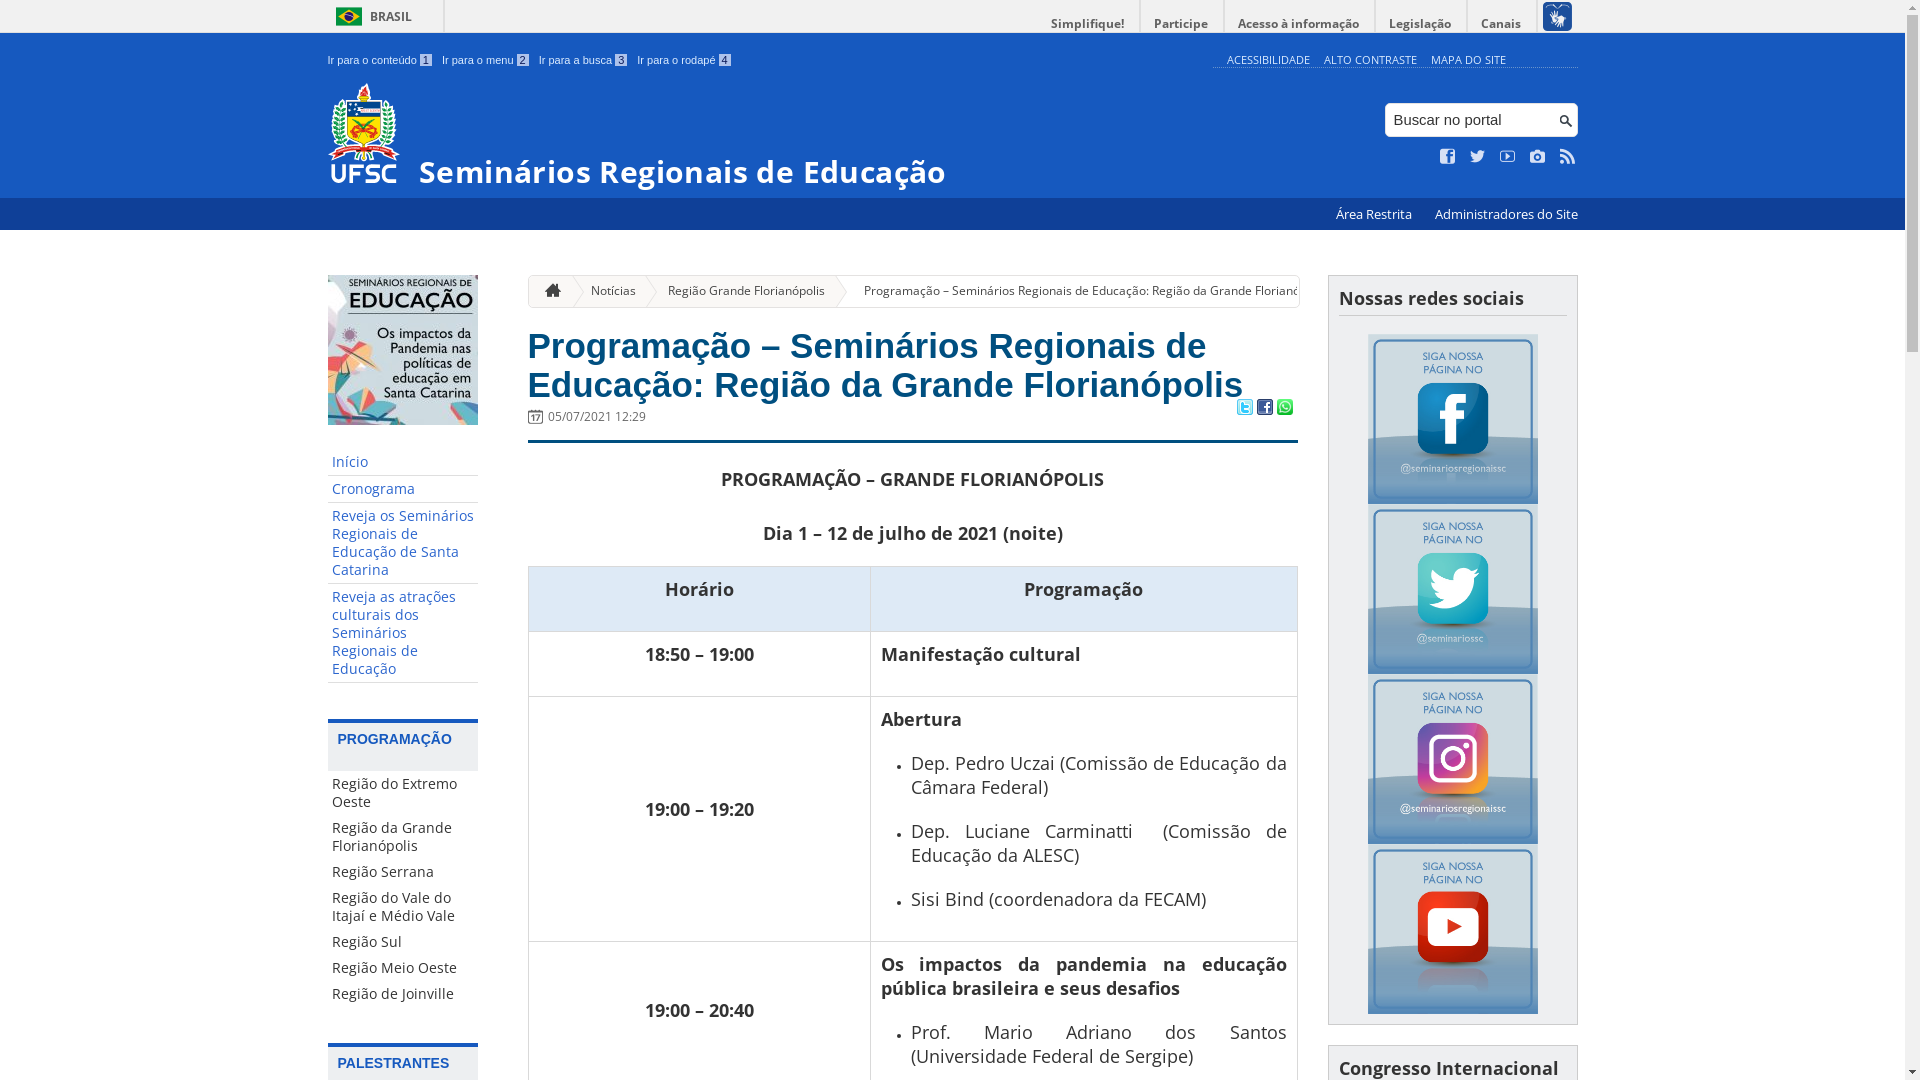  I want to click on 'BRASIL', so click(370, 16).